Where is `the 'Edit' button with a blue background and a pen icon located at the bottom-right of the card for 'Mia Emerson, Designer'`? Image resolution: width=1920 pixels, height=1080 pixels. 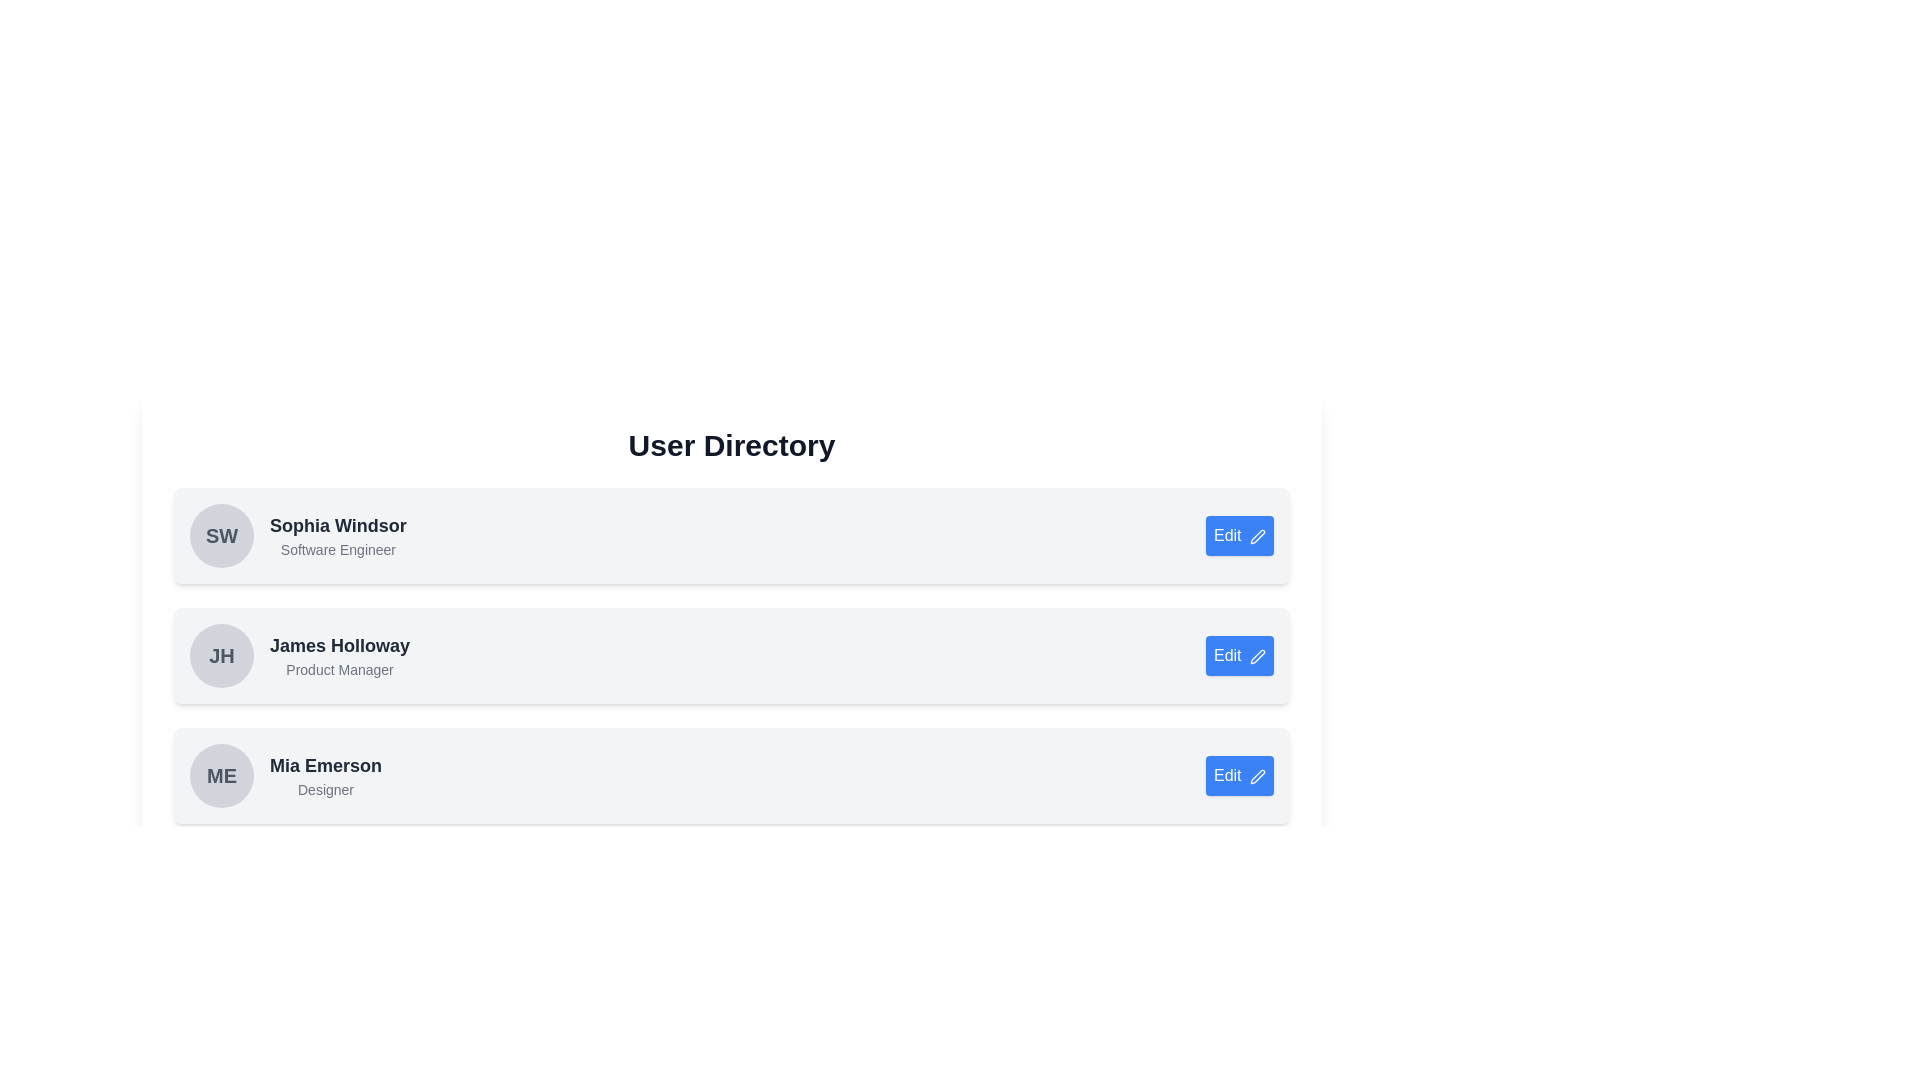
the 'Edit' button with a blue background and a pen icon located at the bottom-right of the card for 'Mia Emerson, Designer' is located at coordinates (1238, 774).